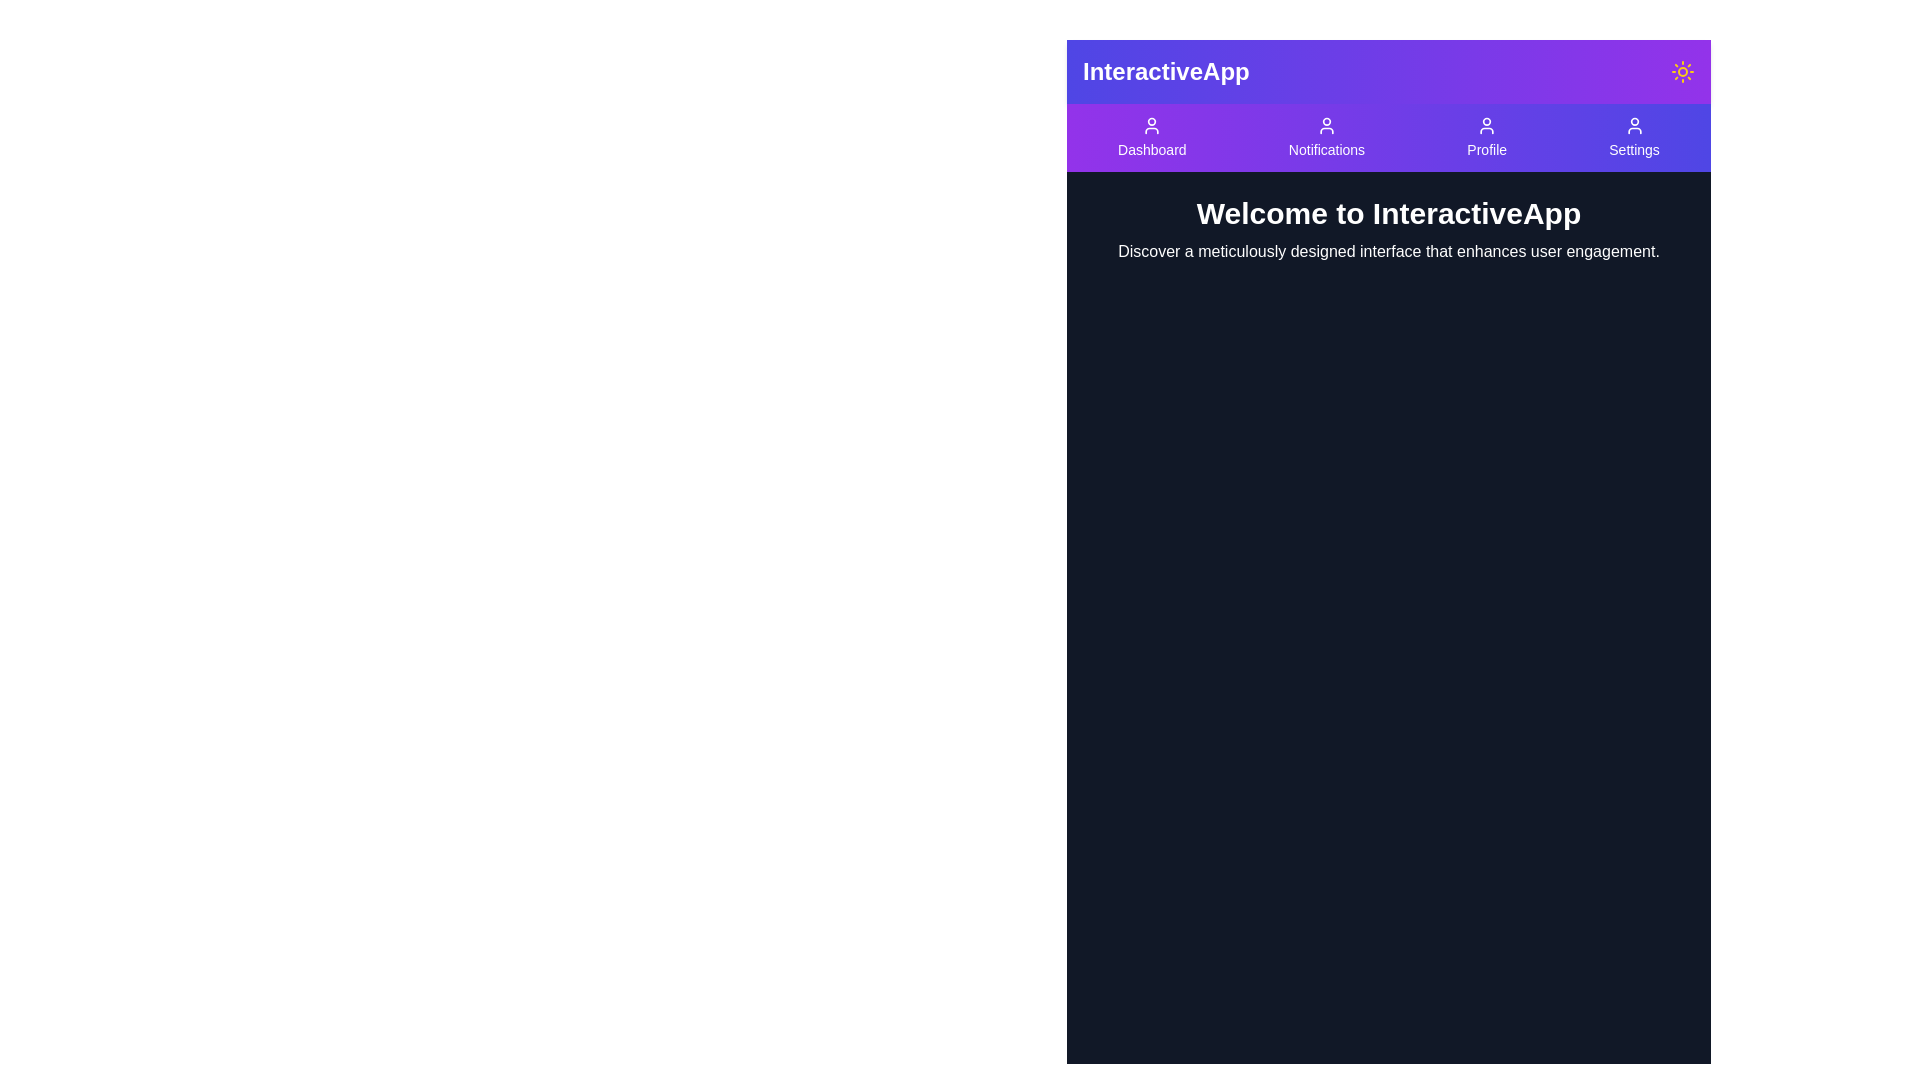  I want to click on dark mode toggle button to switch between dark and light modes, so click(1682, 71).